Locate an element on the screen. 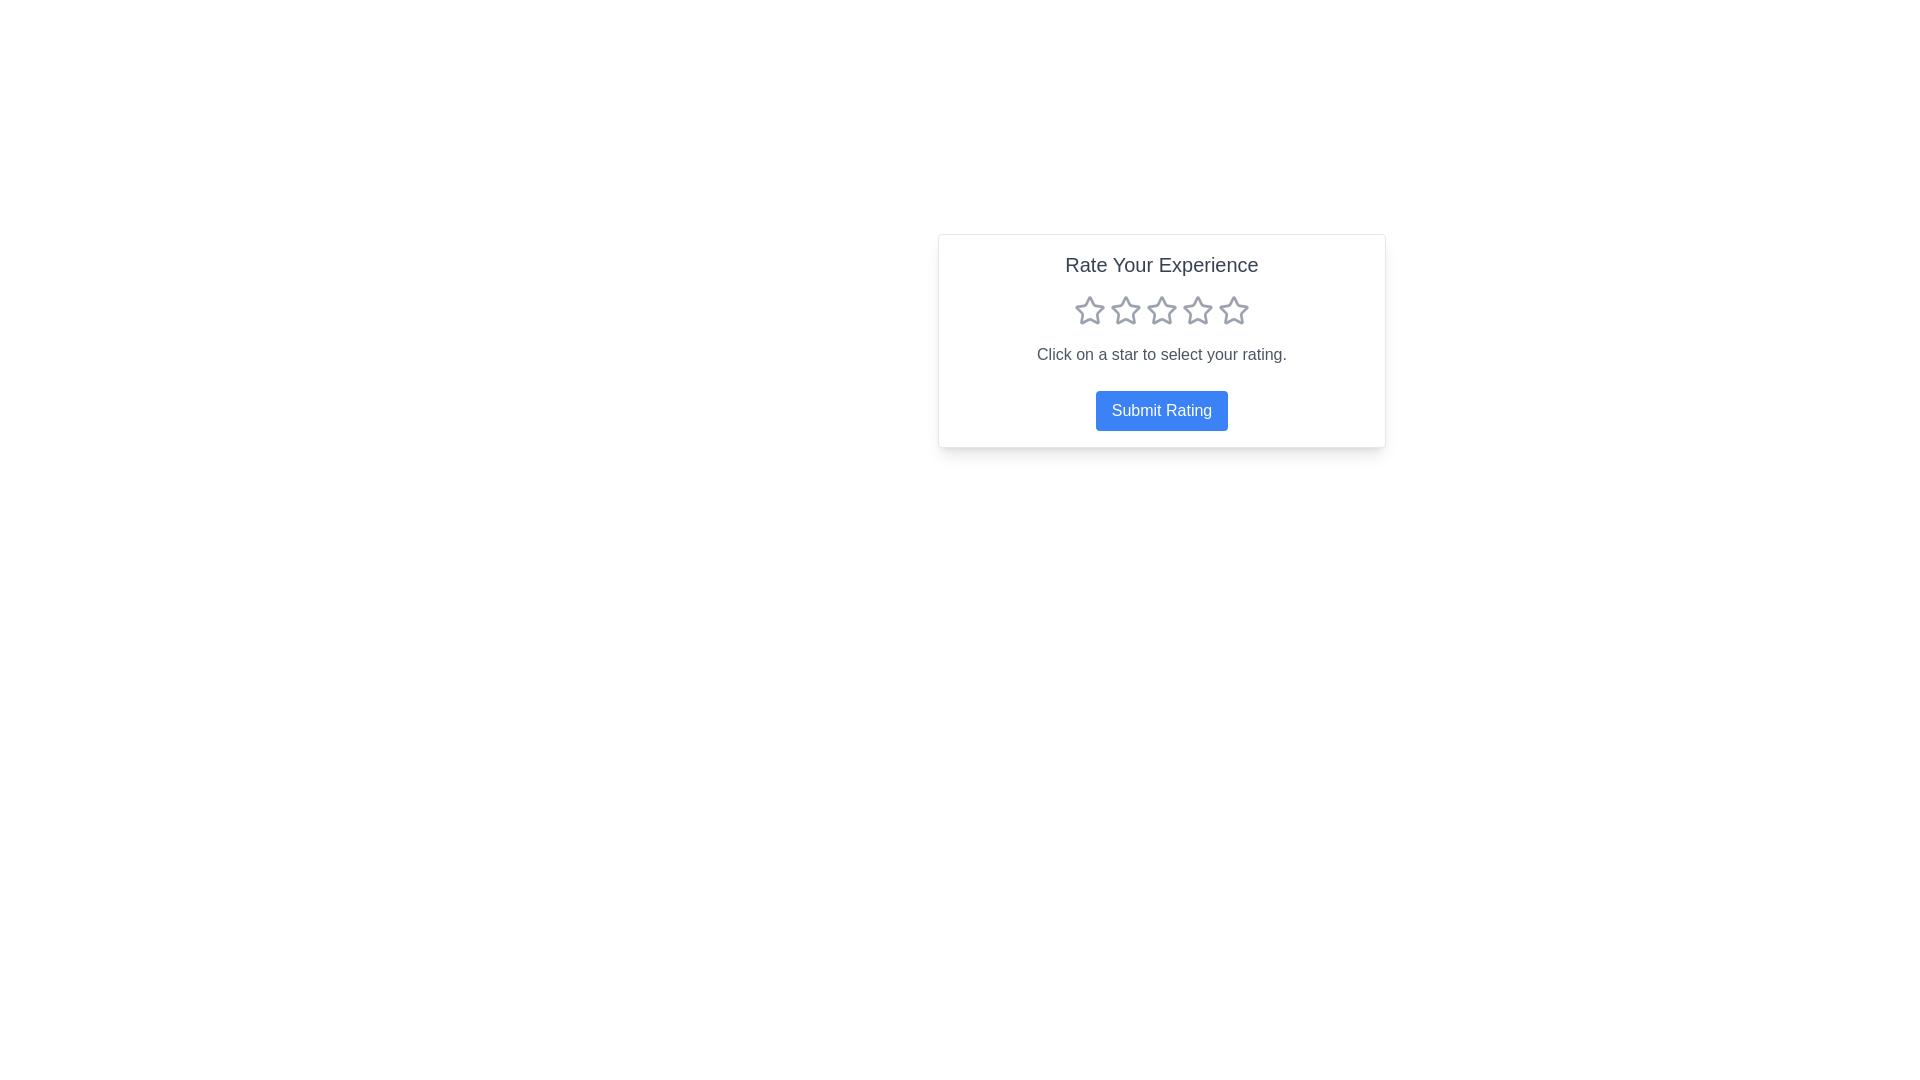  the first Rating Star Icon to rate the item, experience, or service, which will highlight the star to indicate selection is located at coordinates (1088, 311).